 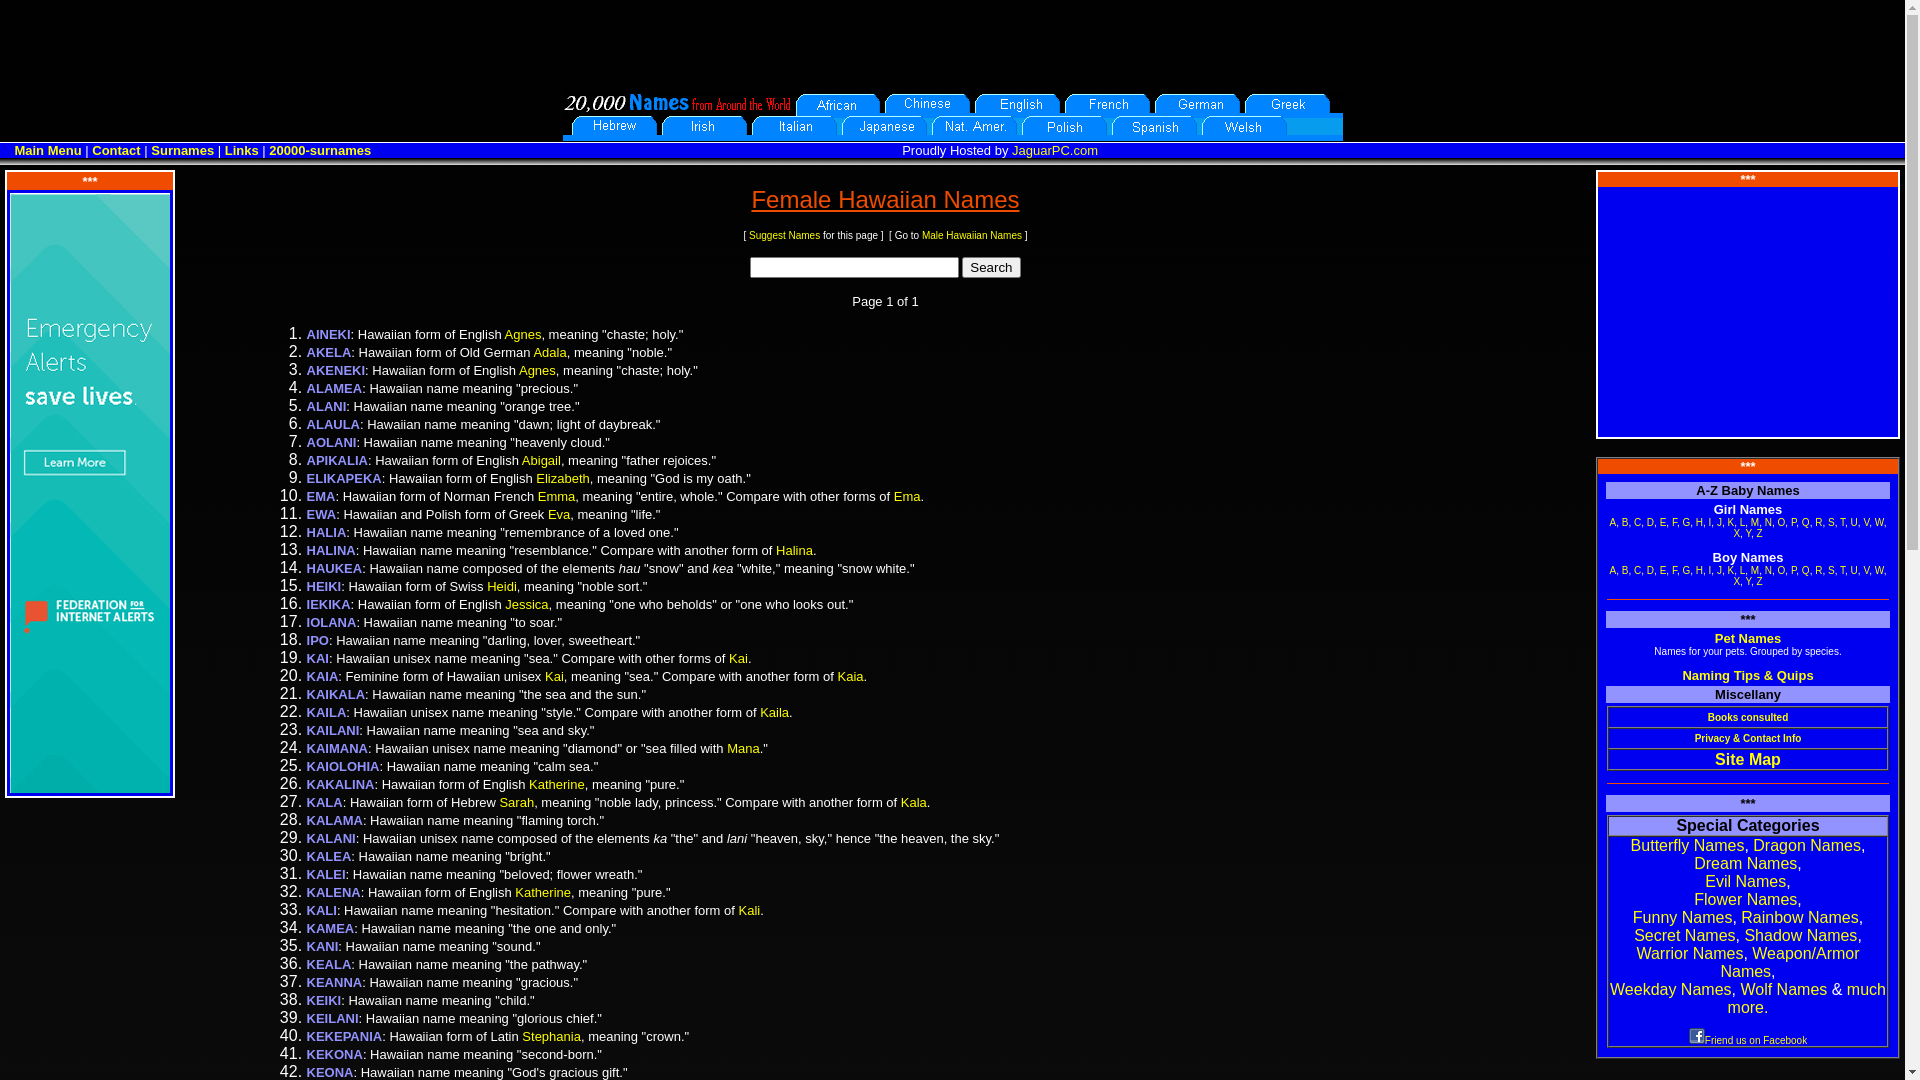 I want to click on 'Agnes', so click(x=523, y=333).